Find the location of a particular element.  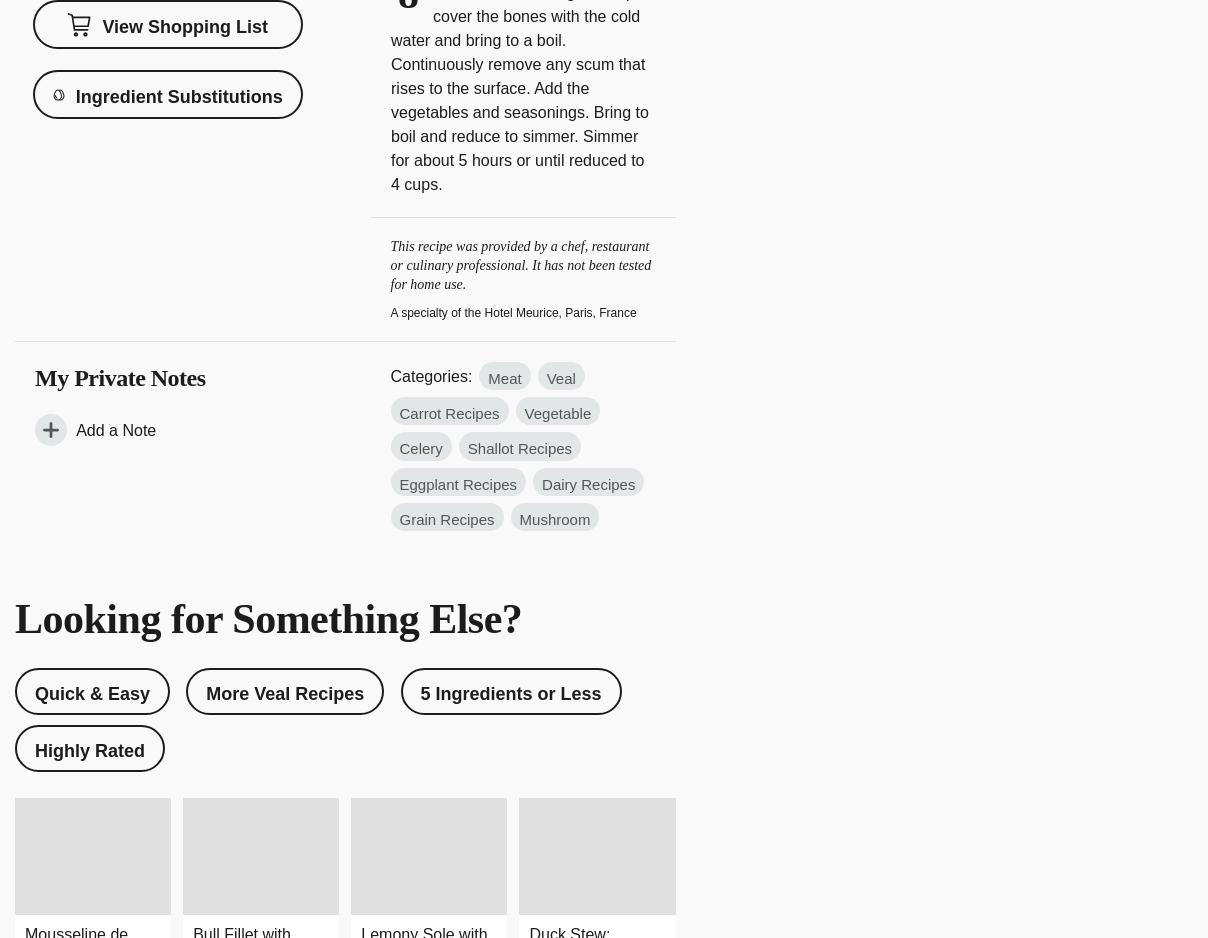

'5 Ingredients or Less' is located at coordinates (510, 692).